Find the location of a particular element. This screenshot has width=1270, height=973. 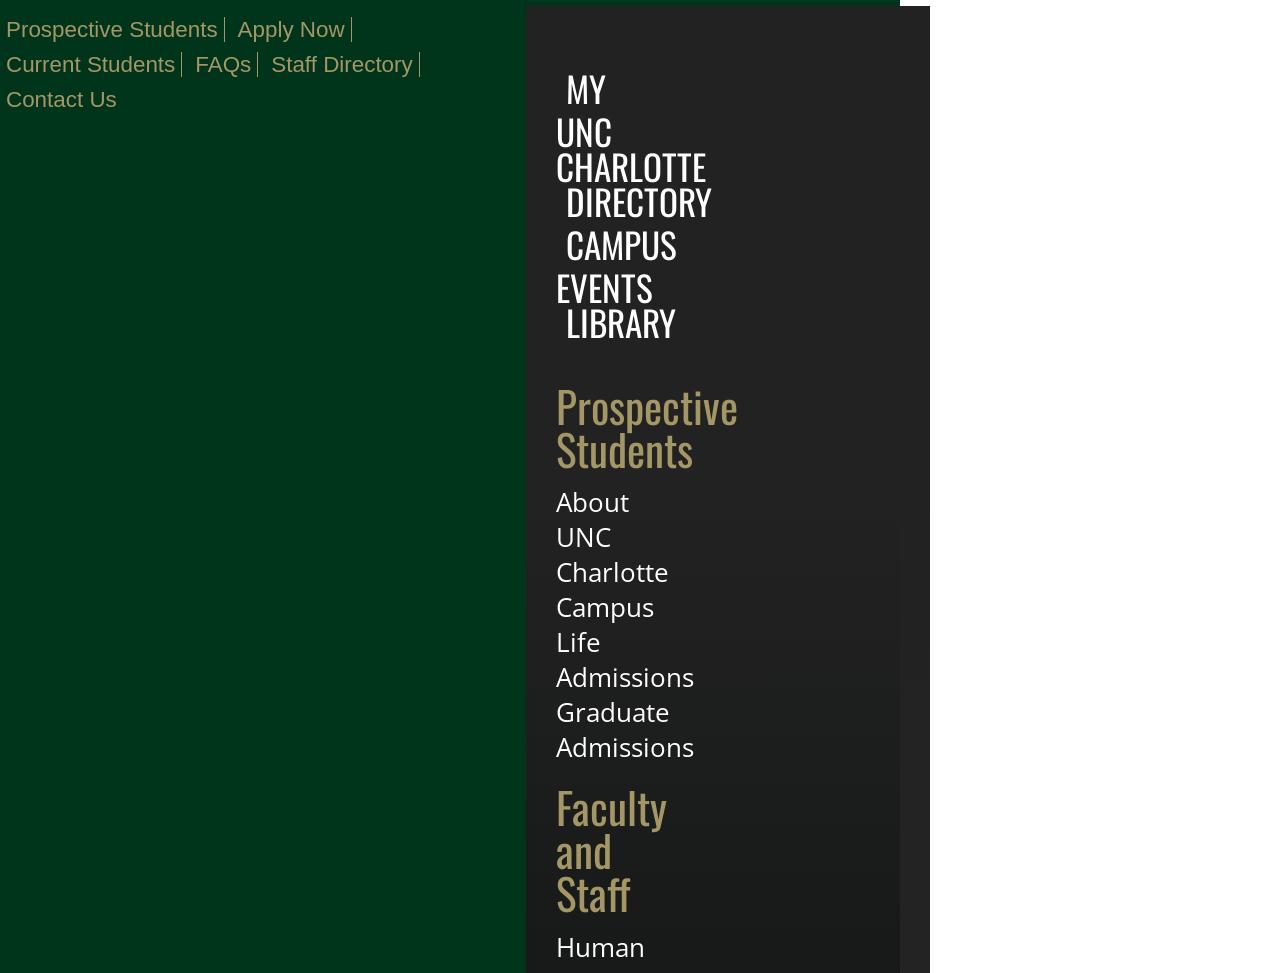

'About UNC Charlotte' is located at coordinates (612, 535).